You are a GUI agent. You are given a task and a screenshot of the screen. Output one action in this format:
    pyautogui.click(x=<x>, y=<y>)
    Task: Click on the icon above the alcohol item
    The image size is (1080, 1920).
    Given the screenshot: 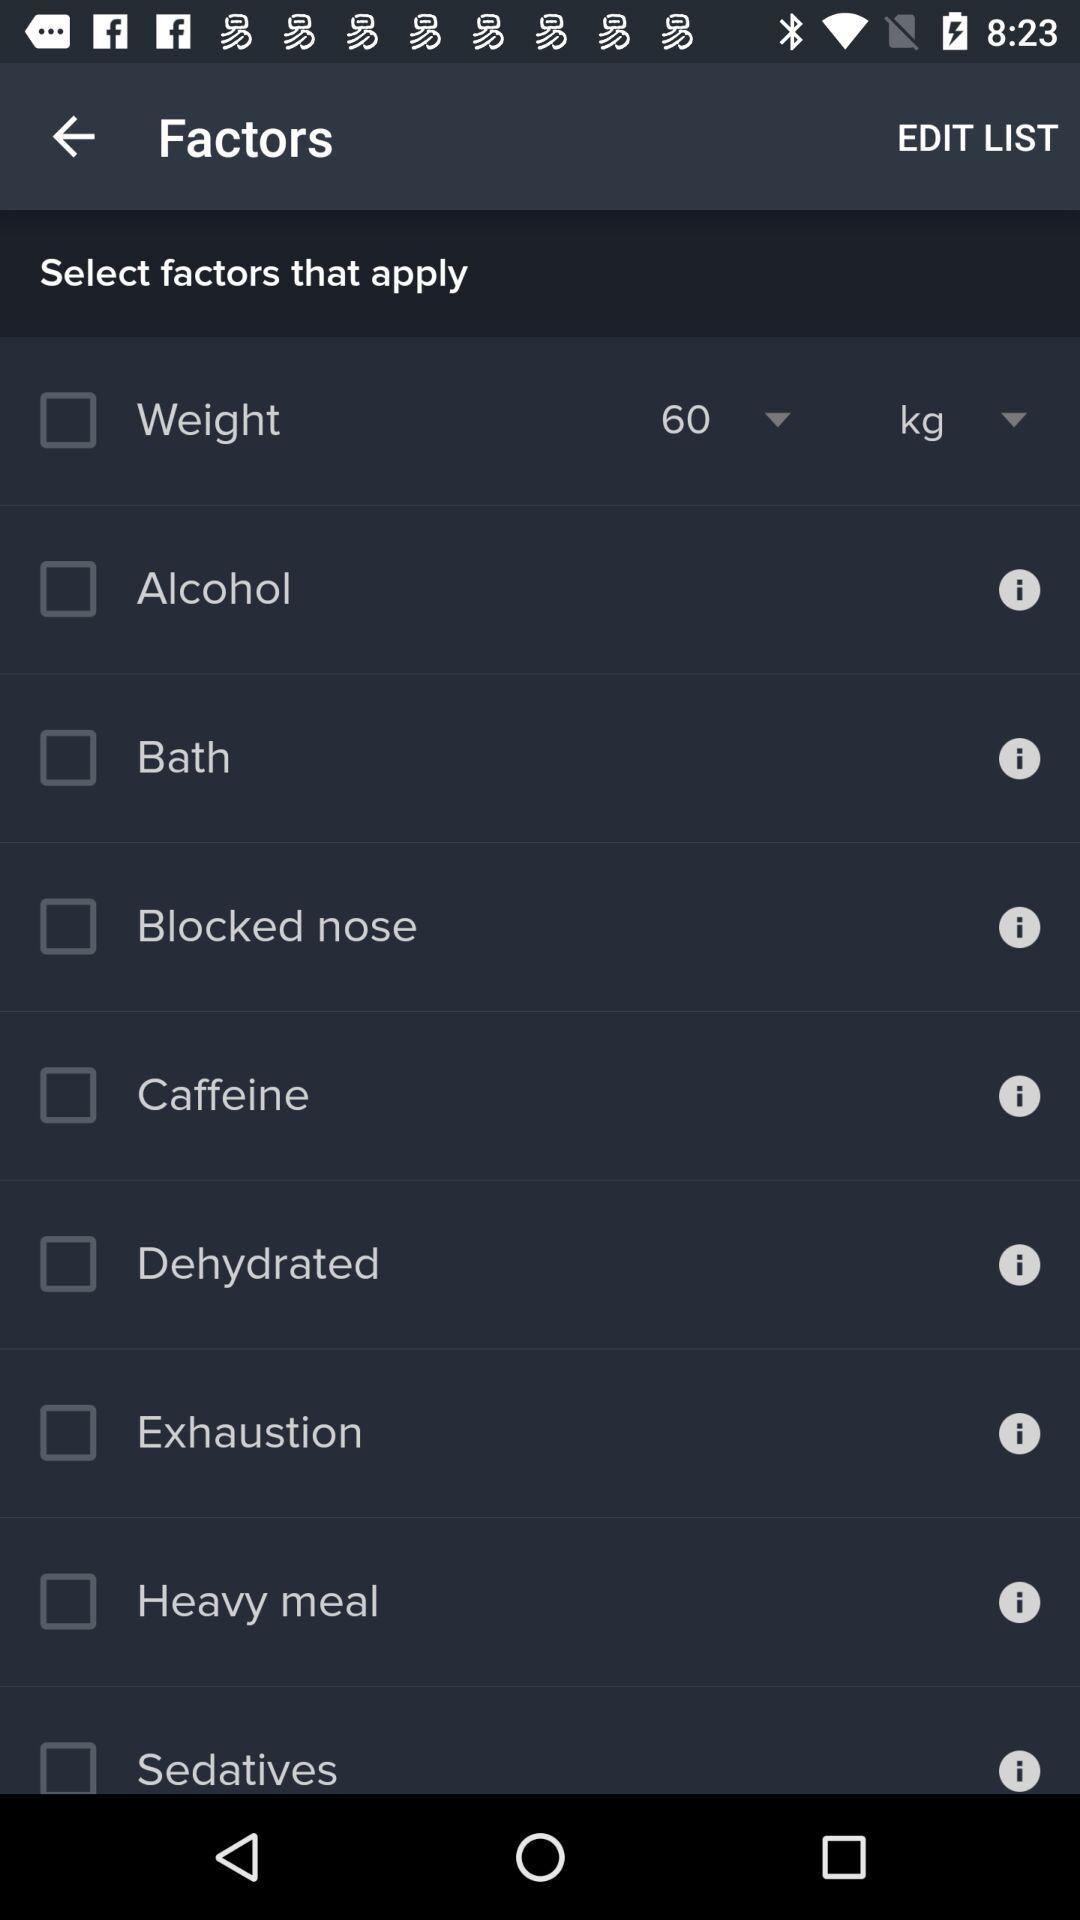 What is the action you would take?
    pyautogui.click(x=169, y=419)
    